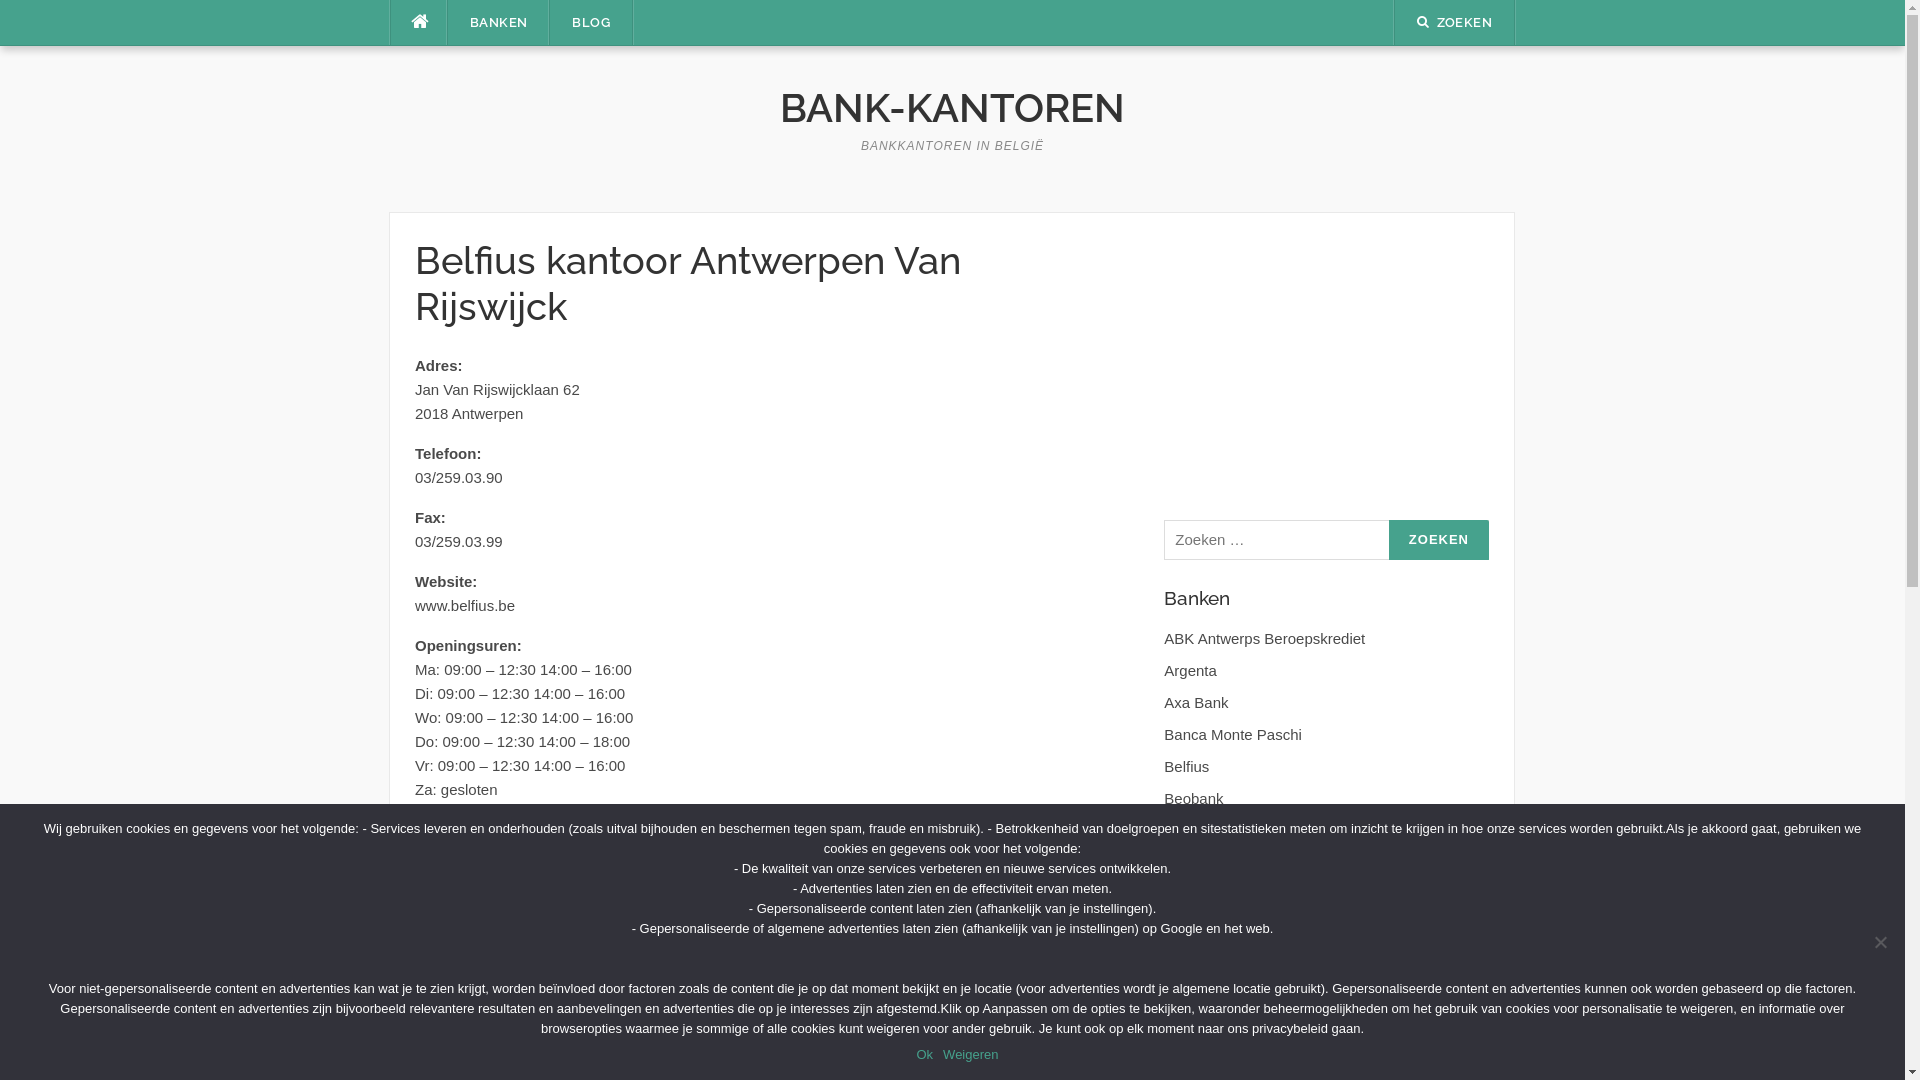 The width and height of the screenshot is (1920, 1080). Describe the element at coordinates (1200, 893) in the screenshot. I see `'bpost bank'` at that location.